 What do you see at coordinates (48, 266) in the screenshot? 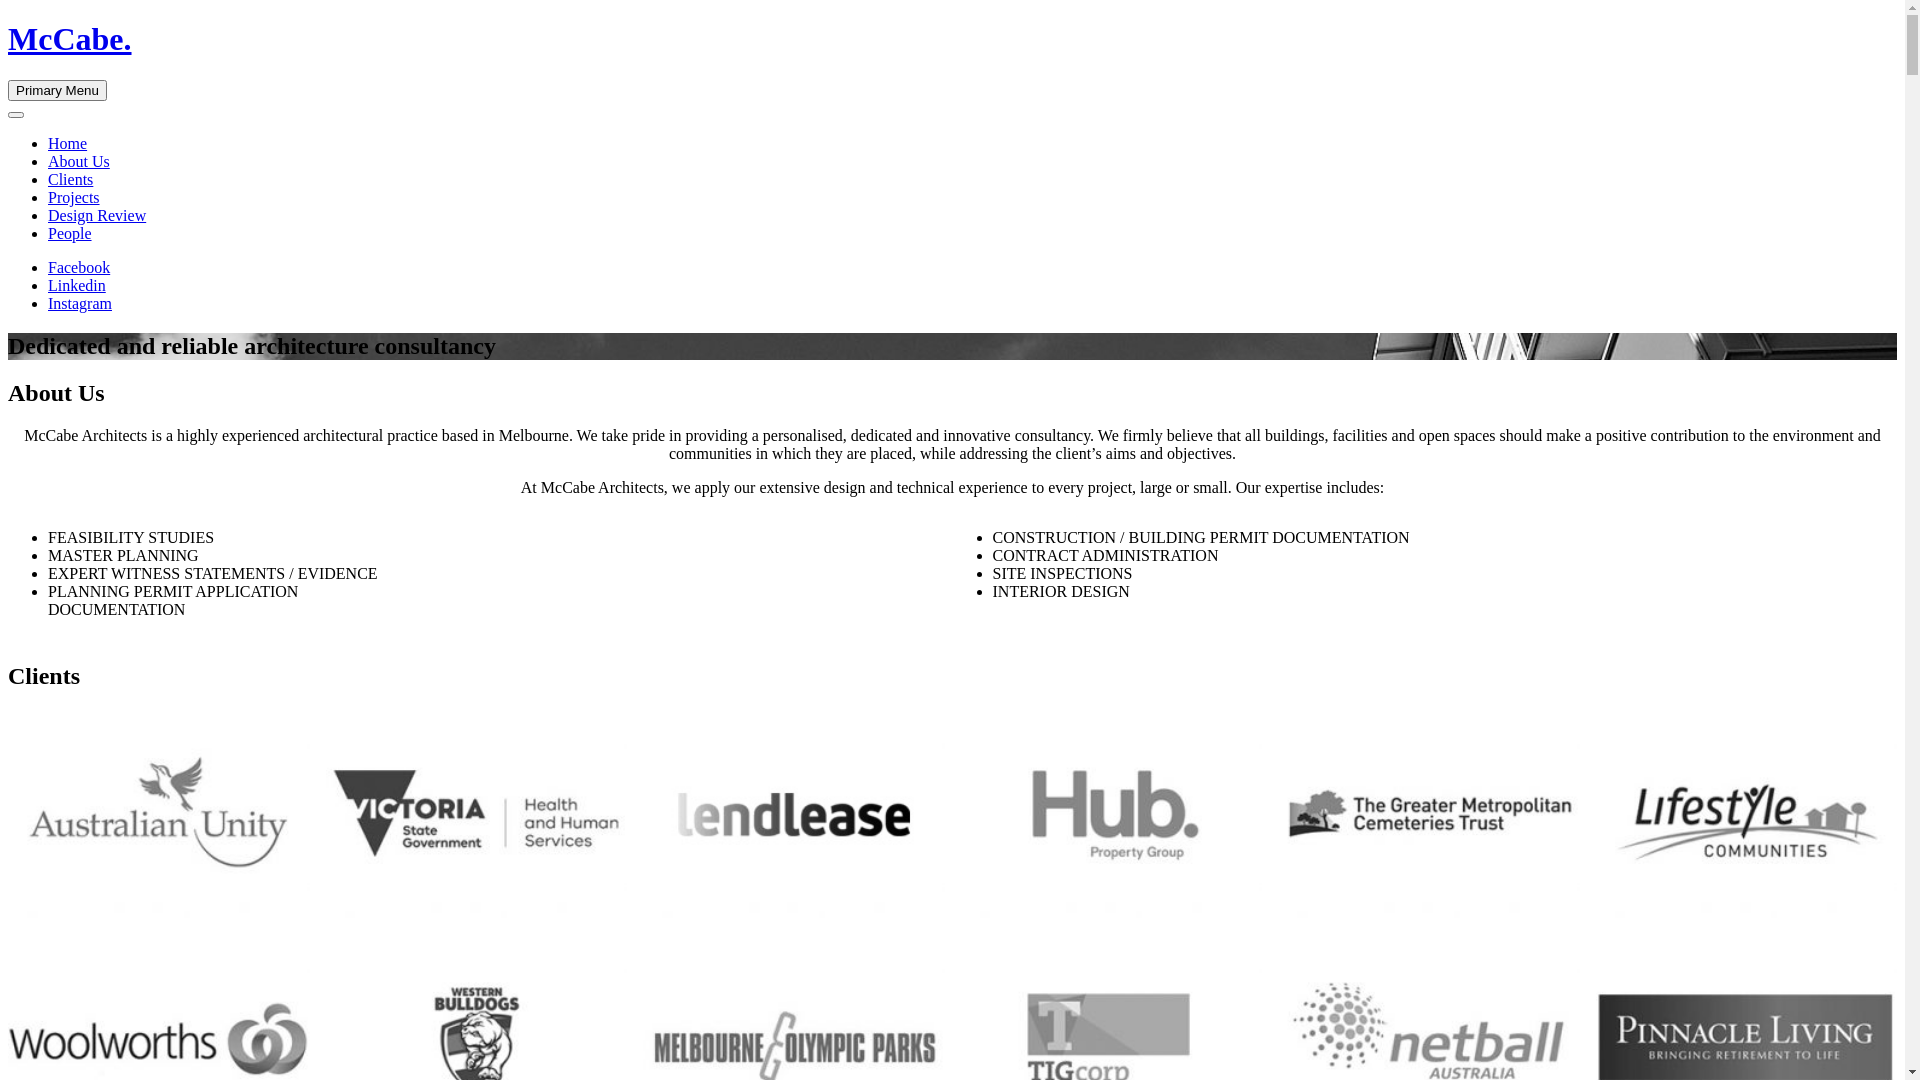
I see `'Facebook'` at bounding box center [48, 266].